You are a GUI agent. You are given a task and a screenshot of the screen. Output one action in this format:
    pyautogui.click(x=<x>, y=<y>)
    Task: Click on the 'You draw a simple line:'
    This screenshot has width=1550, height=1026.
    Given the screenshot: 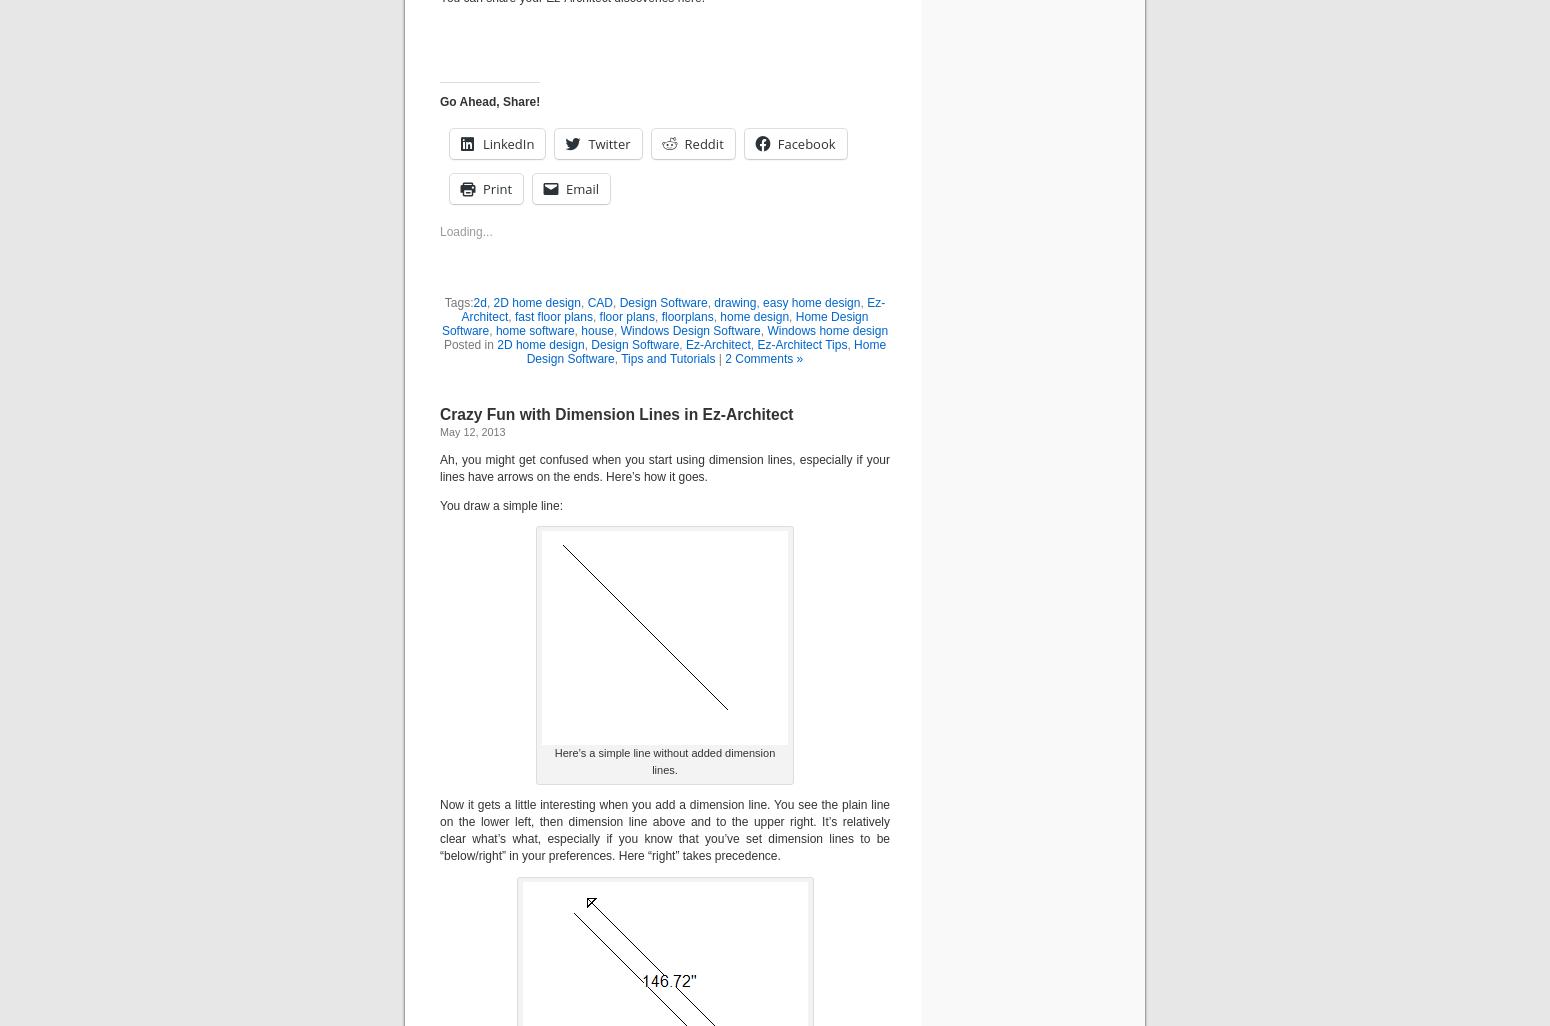 What is the action you would take?
    pyautogui.click(x=499, y=503)
    